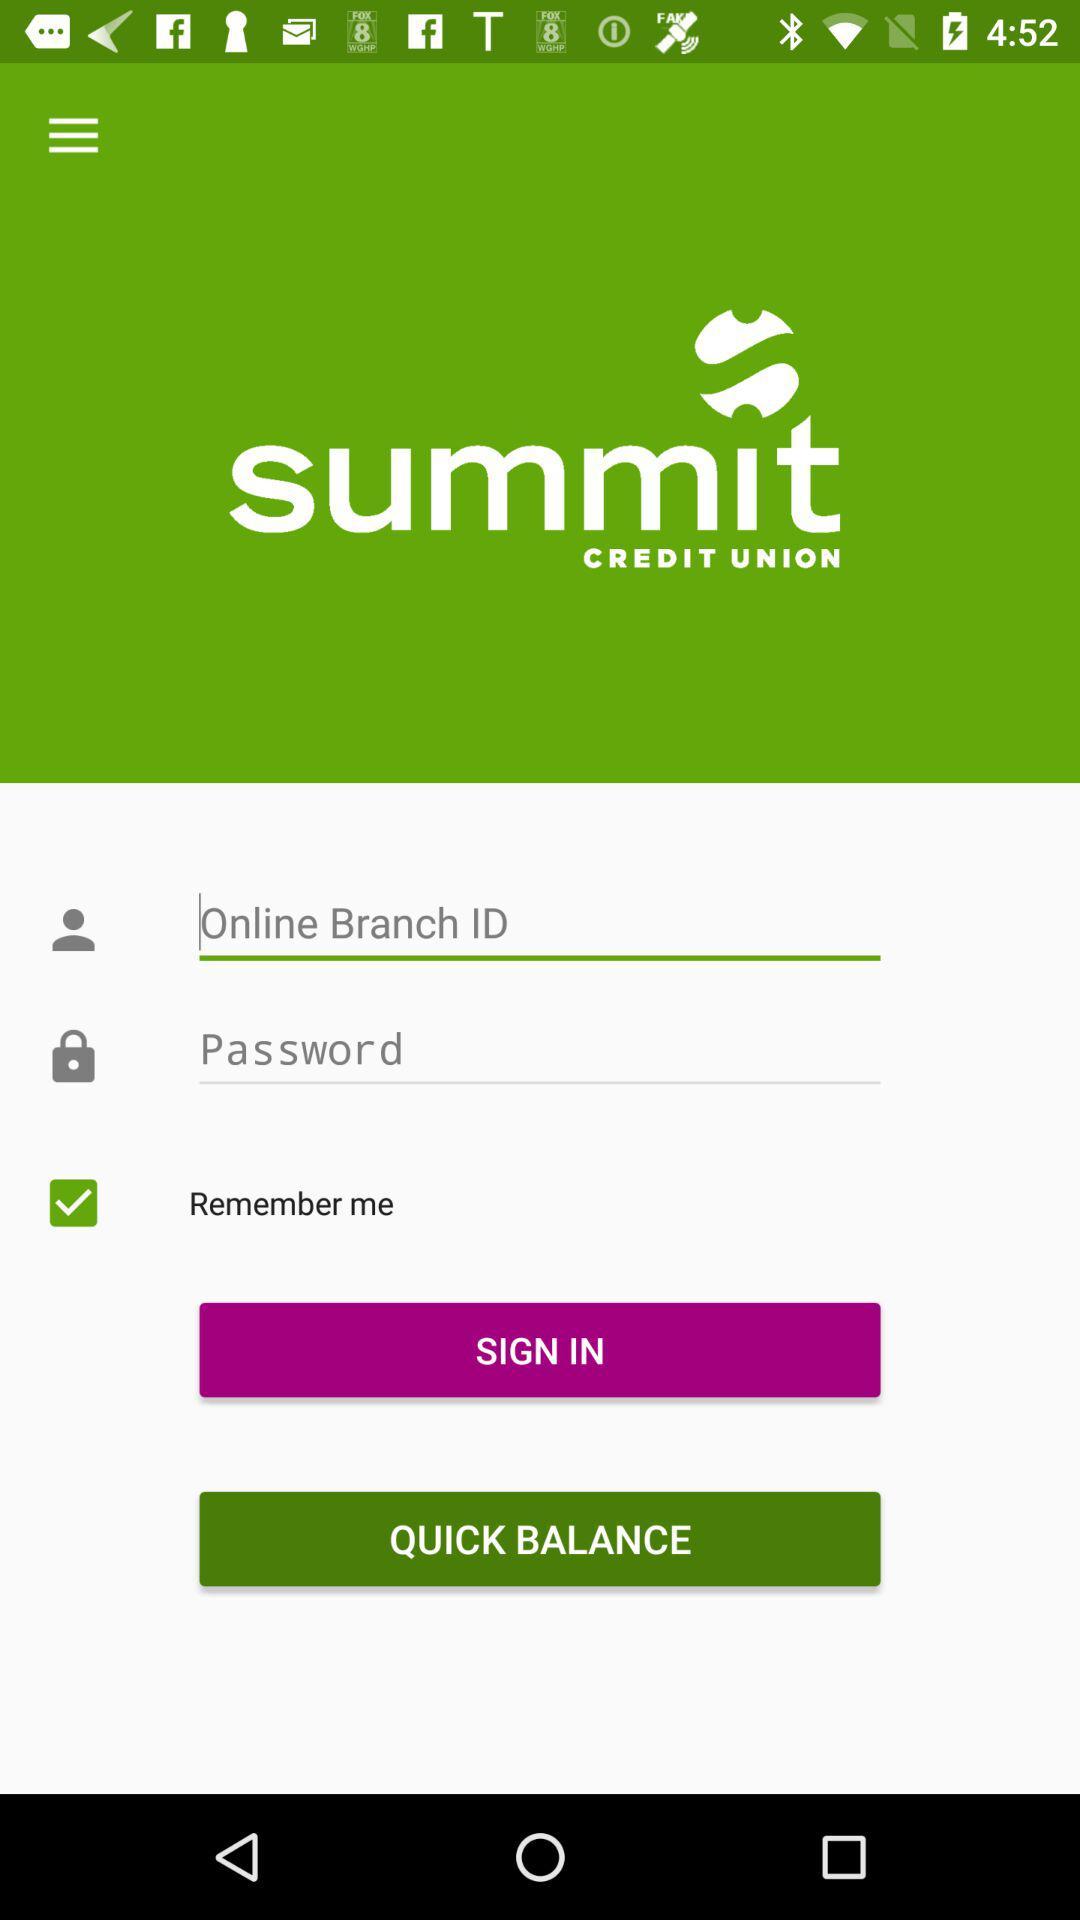 The height and width of the screenshot is (1920, 1080). I want to click on quick balance item, so click(540, 1538).